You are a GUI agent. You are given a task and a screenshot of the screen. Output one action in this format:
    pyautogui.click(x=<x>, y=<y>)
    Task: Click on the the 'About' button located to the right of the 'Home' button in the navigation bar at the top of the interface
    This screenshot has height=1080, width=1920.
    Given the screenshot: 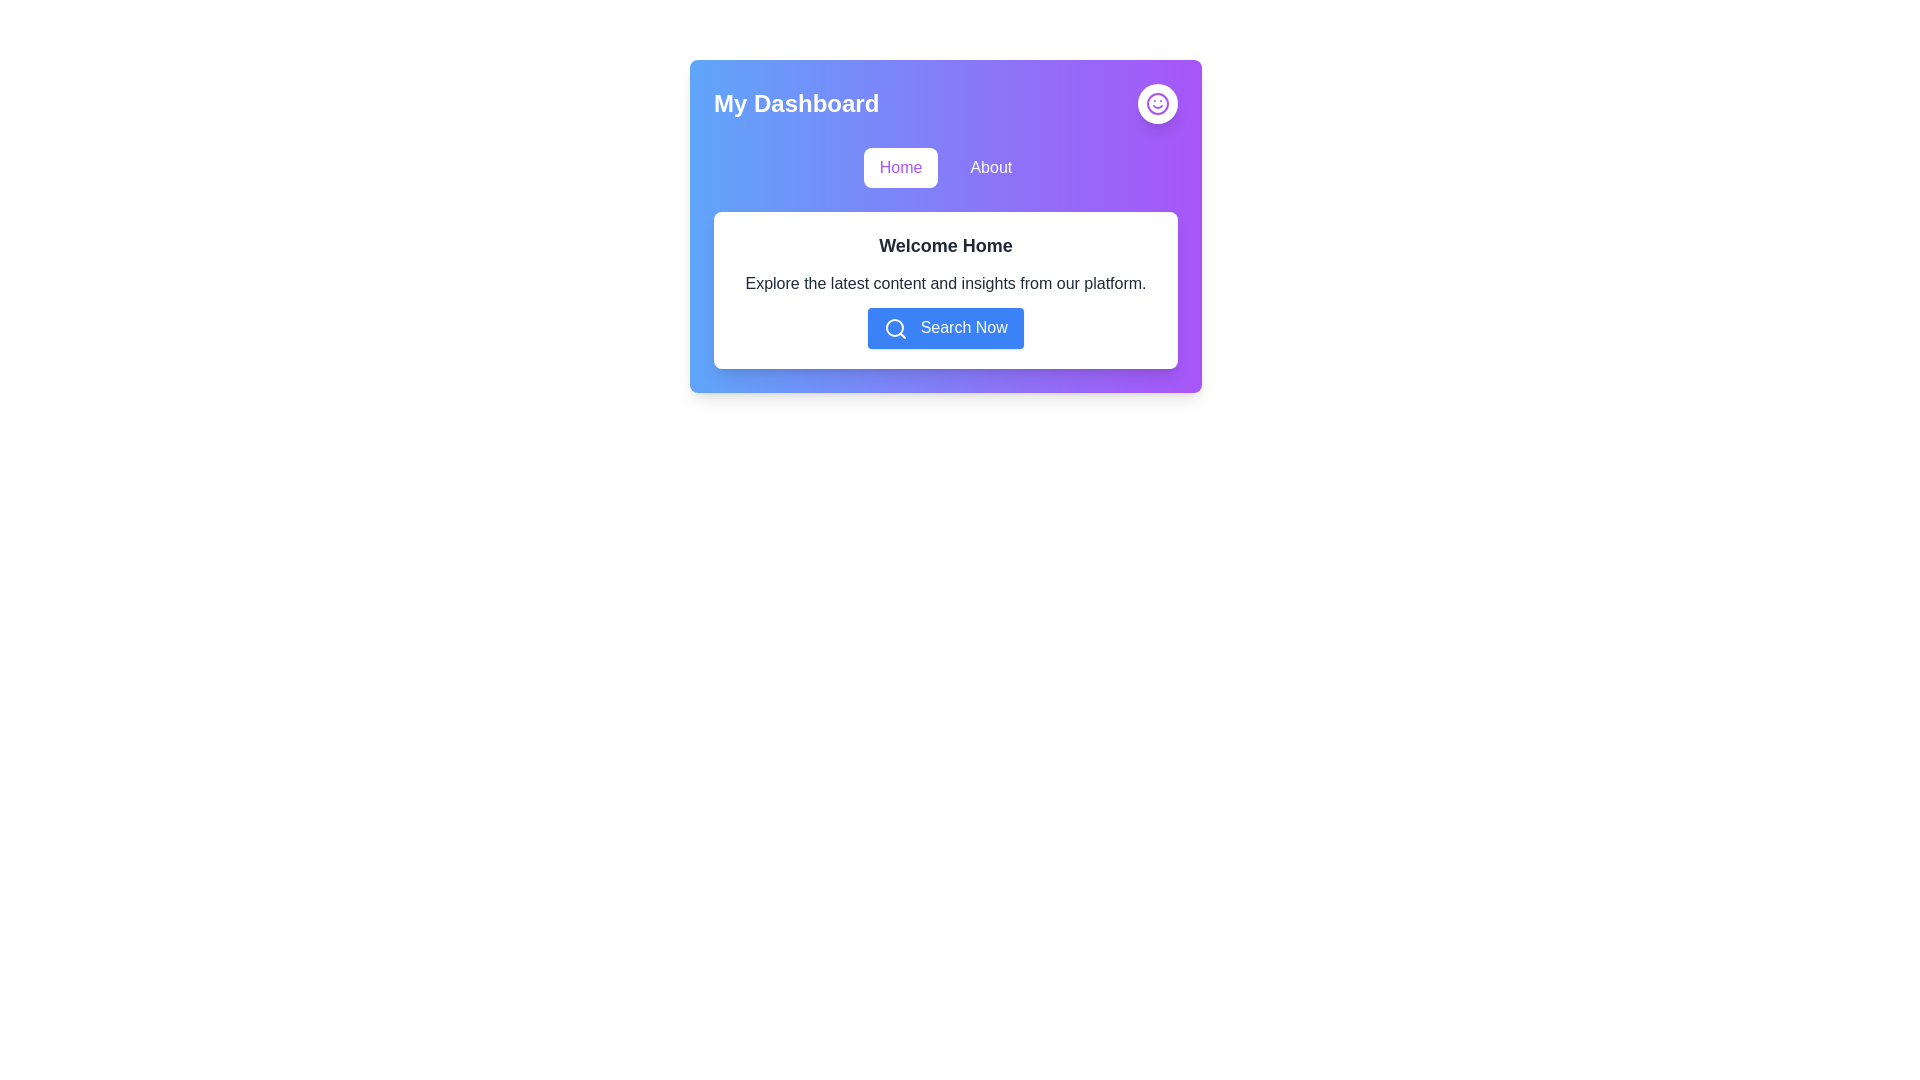 What is the action you would take?
    pyautogui.click(x=991, y=167)
    